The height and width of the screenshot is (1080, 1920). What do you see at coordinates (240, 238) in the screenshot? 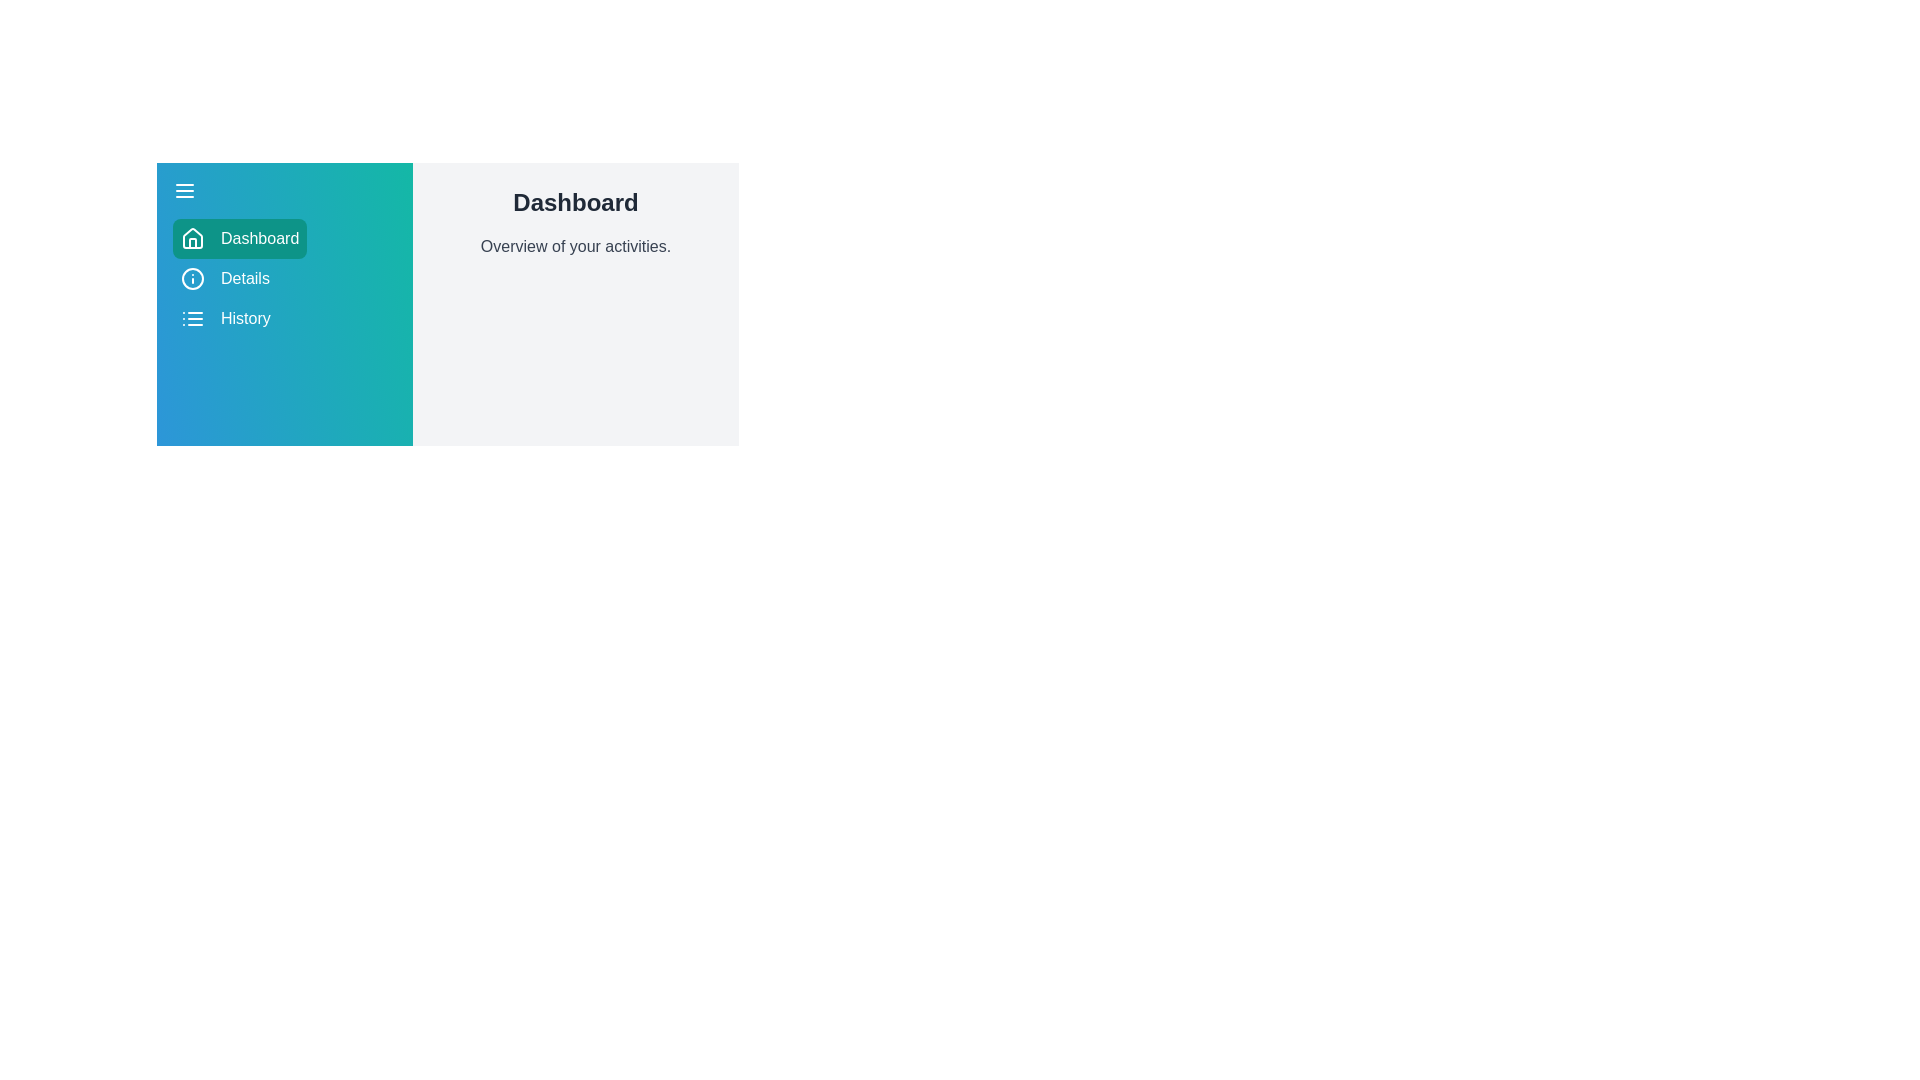
I see `the Dashboard section by clicking its corresponding button in the sidebar` at bounding box center [240, 238].